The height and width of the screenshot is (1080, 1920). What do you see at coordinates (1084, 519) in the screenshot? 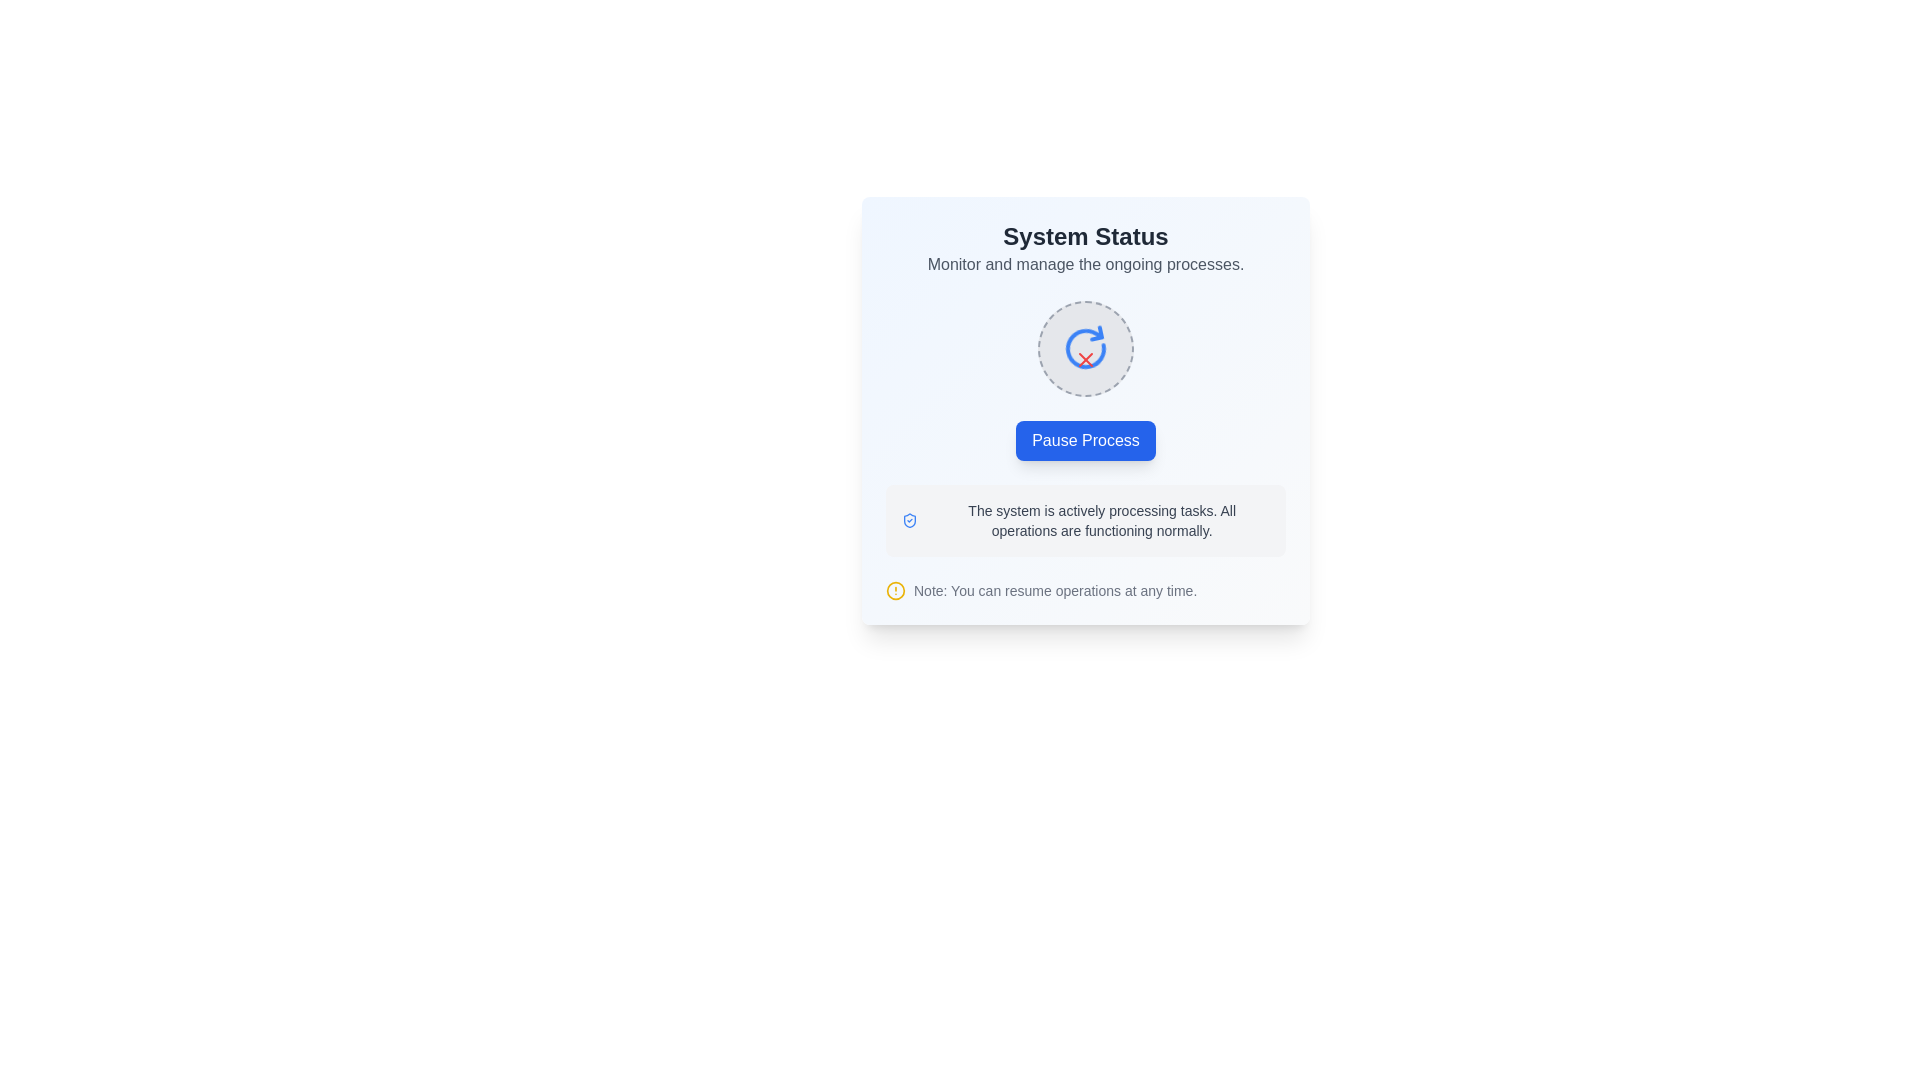
I see `the informational message block which has a light gray background, a blue shield icon with a checkmark on the left, and the text 'The system is actively processing tasks. All operations are functioning normally.' on the right` at bounding box center [1084, 519].